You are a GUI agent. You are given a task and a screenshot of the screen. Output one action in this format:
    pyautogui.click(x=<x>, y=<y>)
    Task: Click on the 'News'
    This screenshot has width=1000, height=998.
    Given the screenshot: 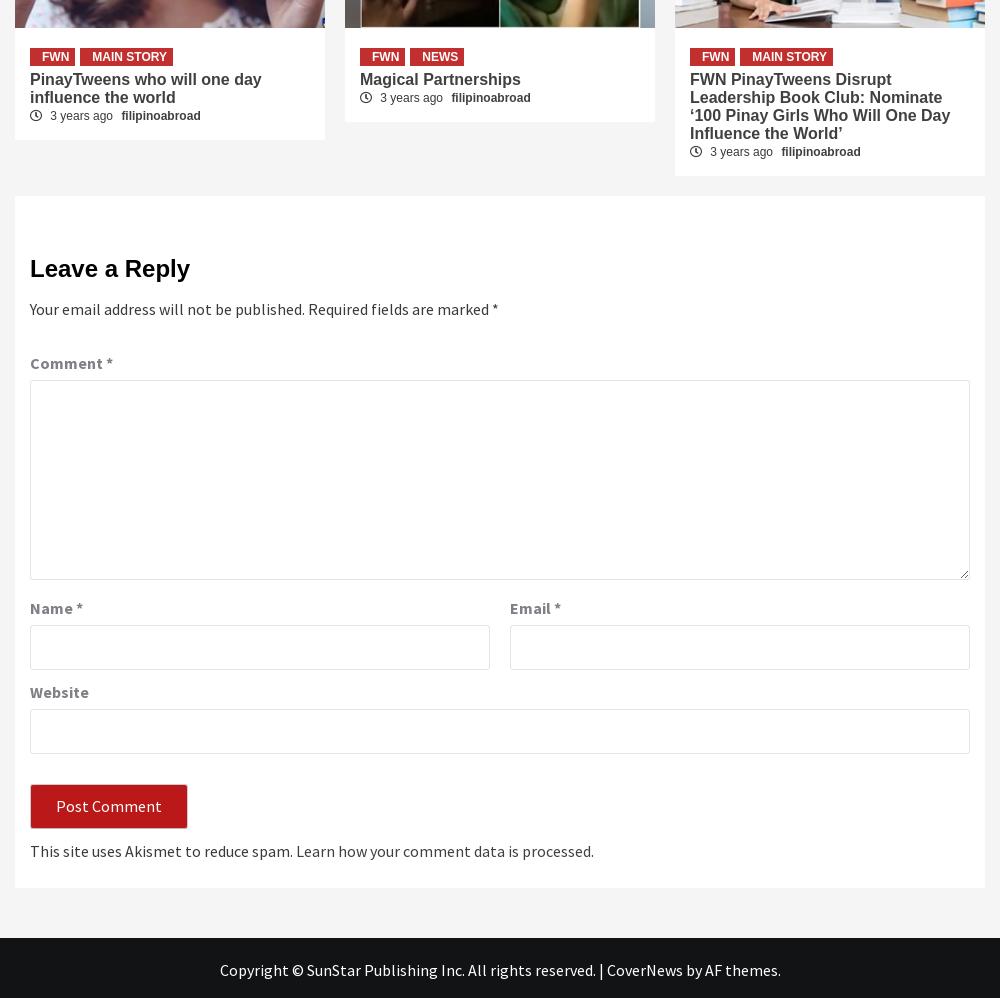 What is the action you would take?
    pyautogui.click(x=422, y=54)
    